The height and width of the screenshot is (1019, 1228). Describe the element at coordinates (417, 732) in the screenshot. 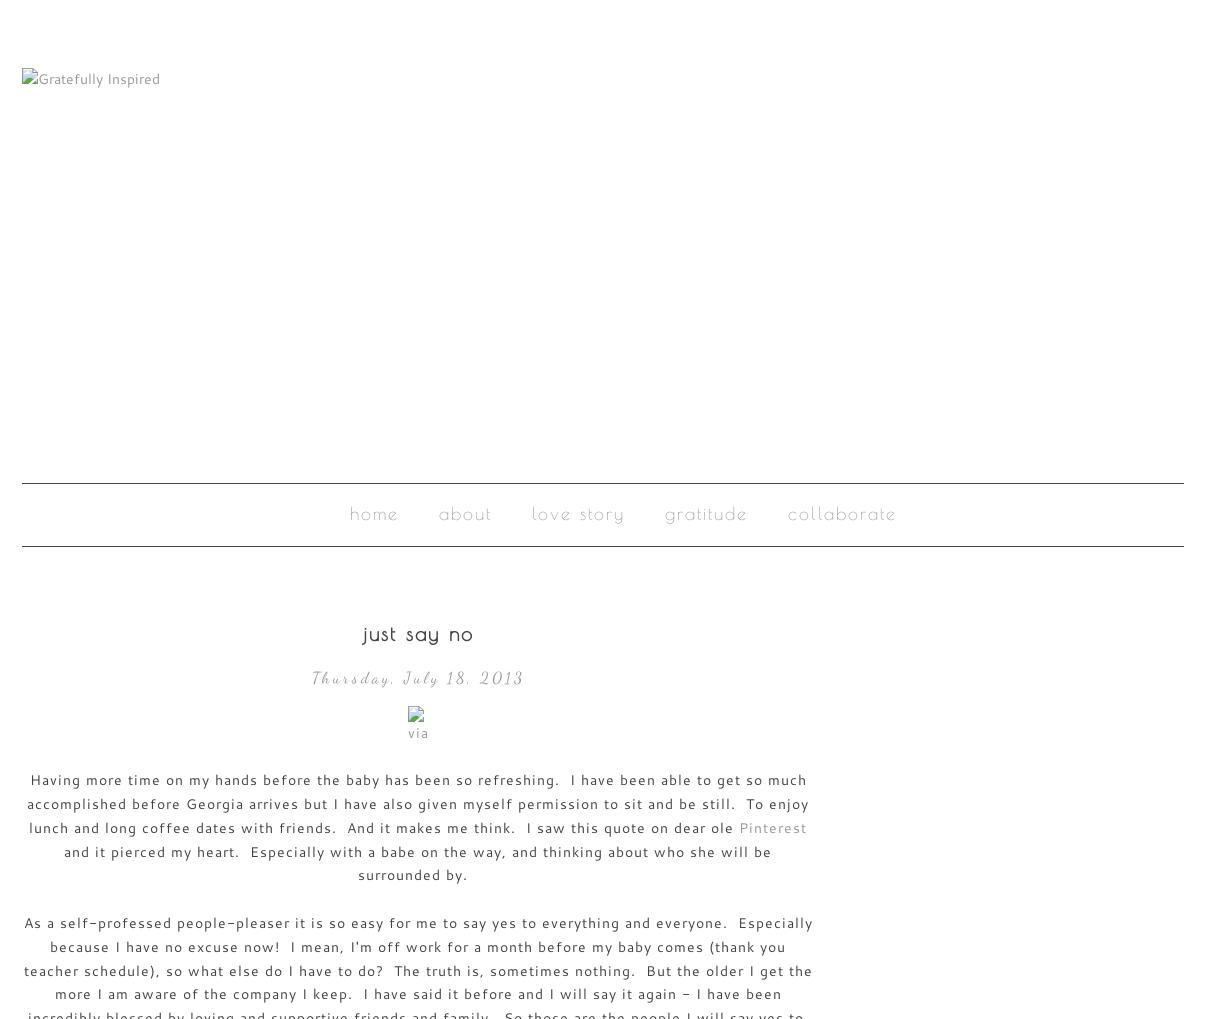

I see `'via'` at that location.